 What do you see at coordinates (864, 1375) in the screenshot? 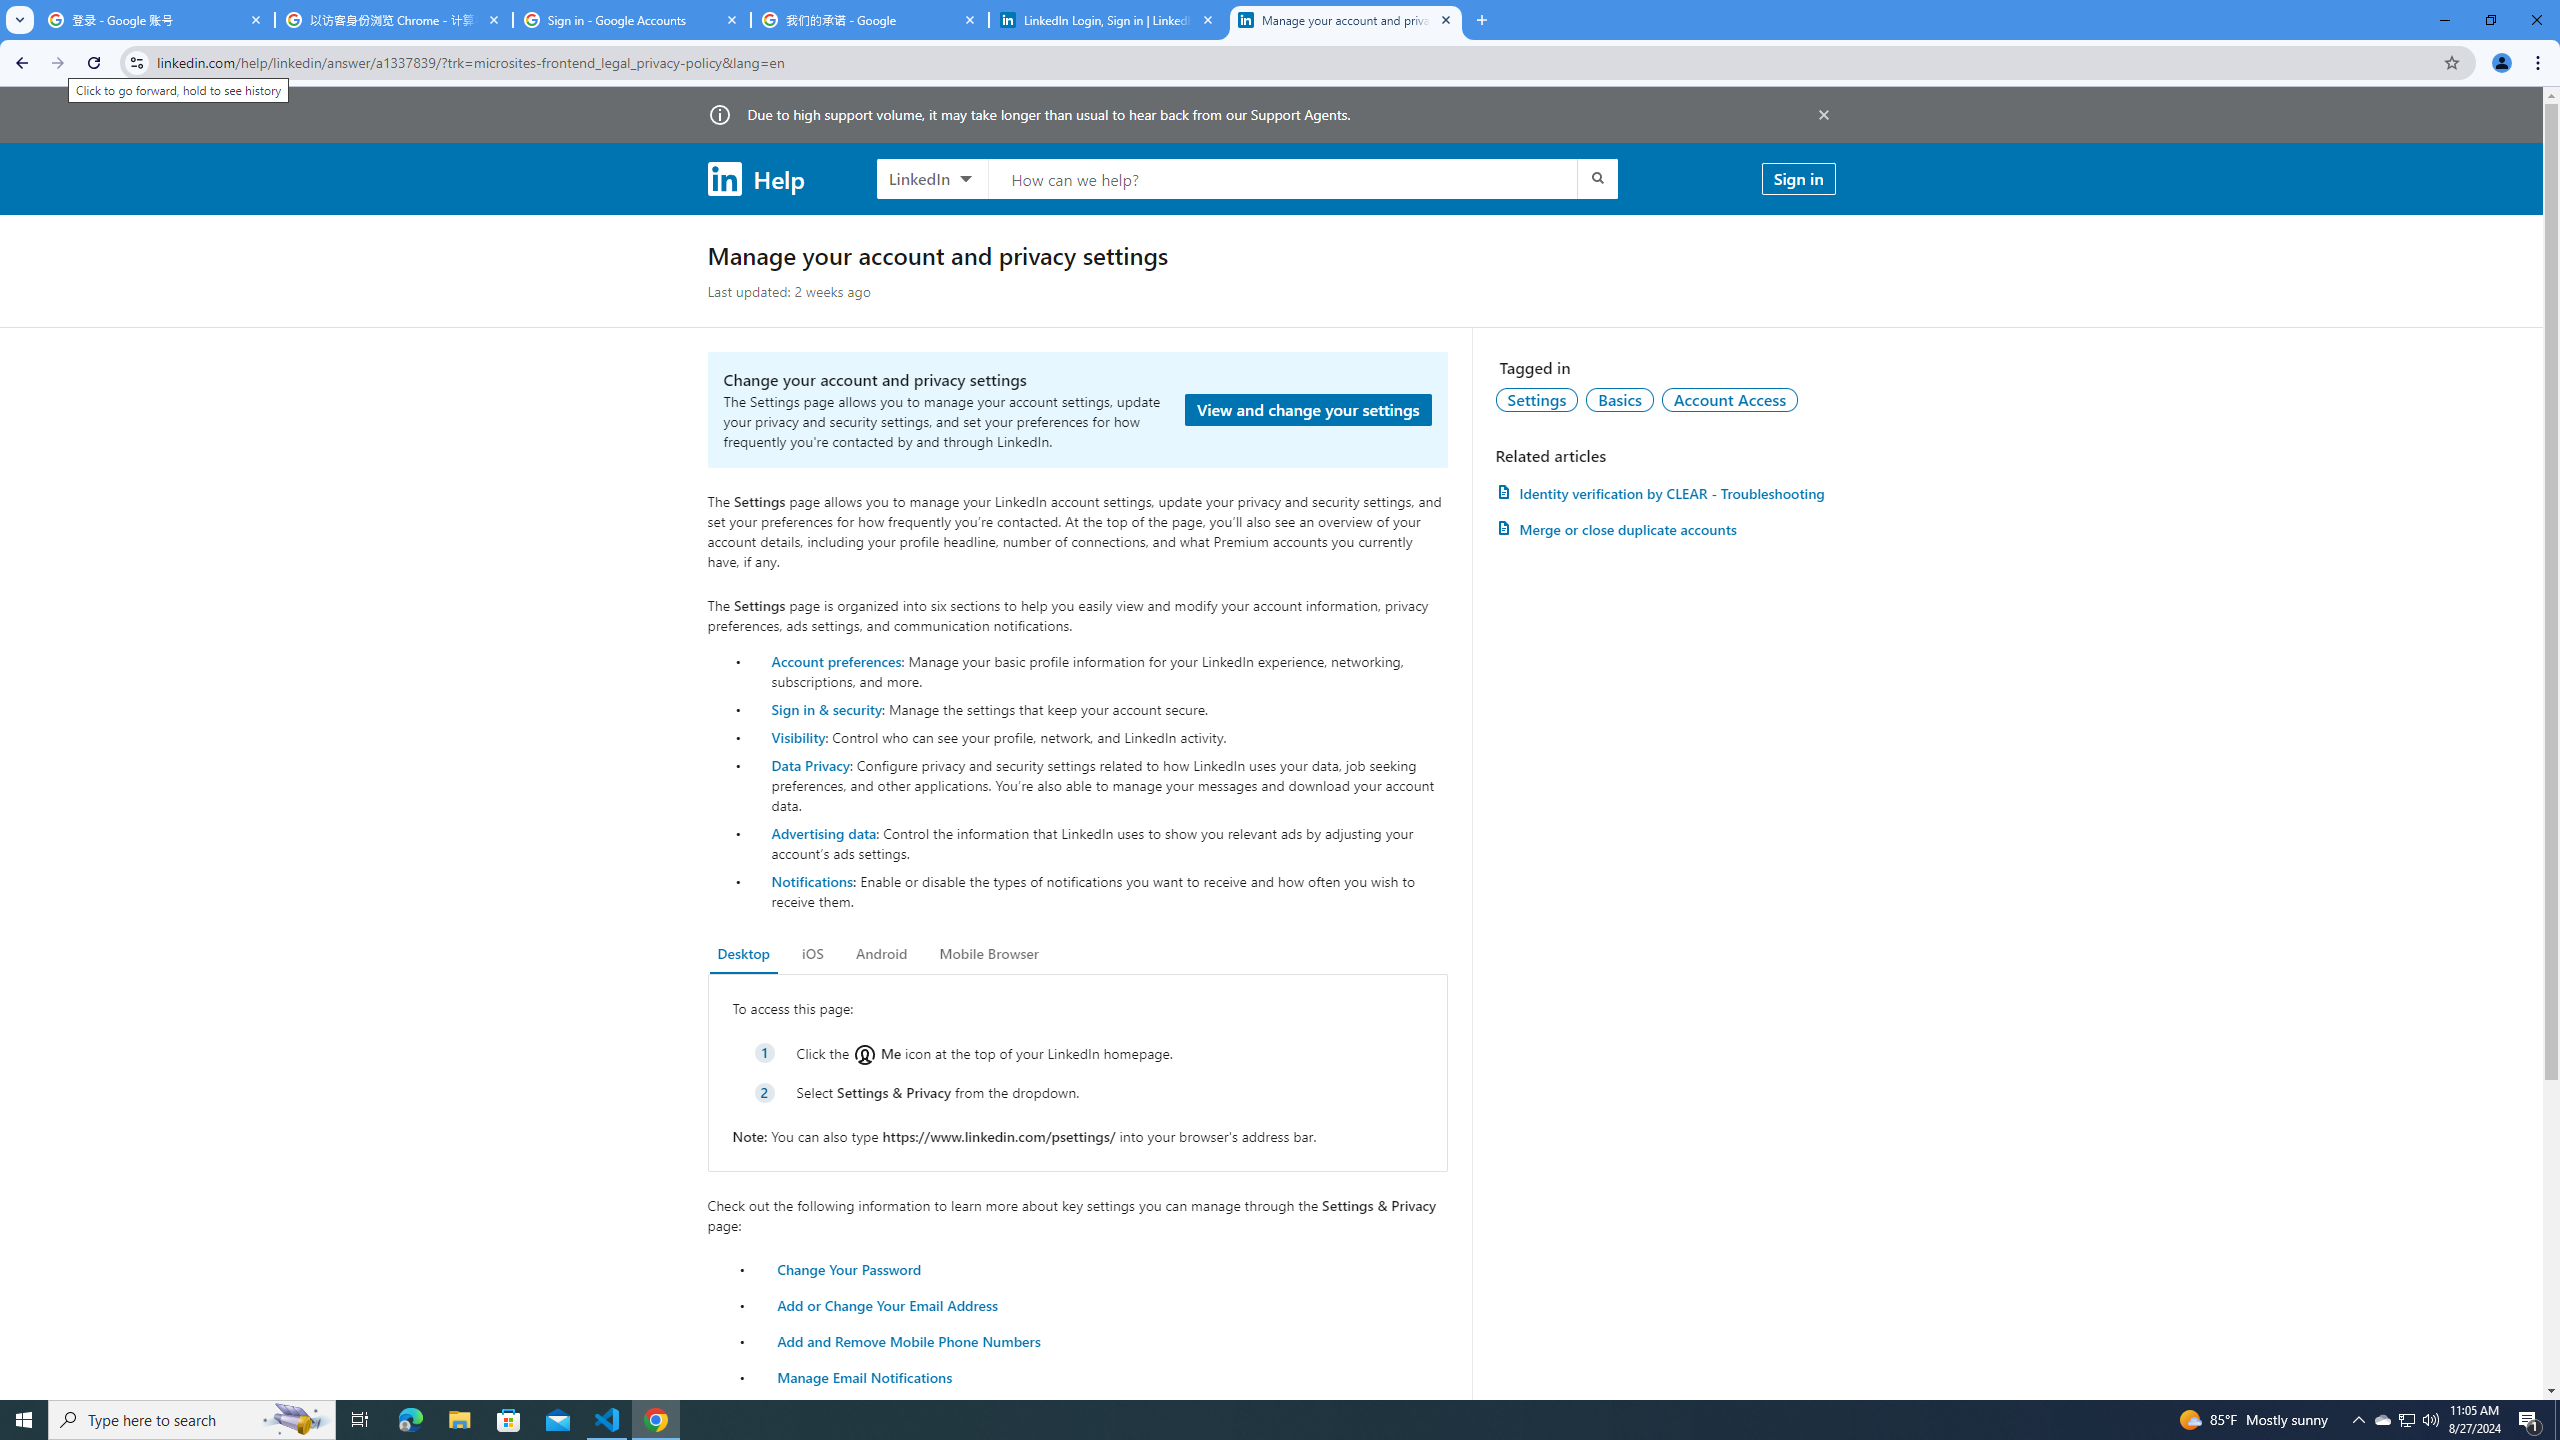
I see `'Manage Email Notifications'` at bounding box center [864, 1375].